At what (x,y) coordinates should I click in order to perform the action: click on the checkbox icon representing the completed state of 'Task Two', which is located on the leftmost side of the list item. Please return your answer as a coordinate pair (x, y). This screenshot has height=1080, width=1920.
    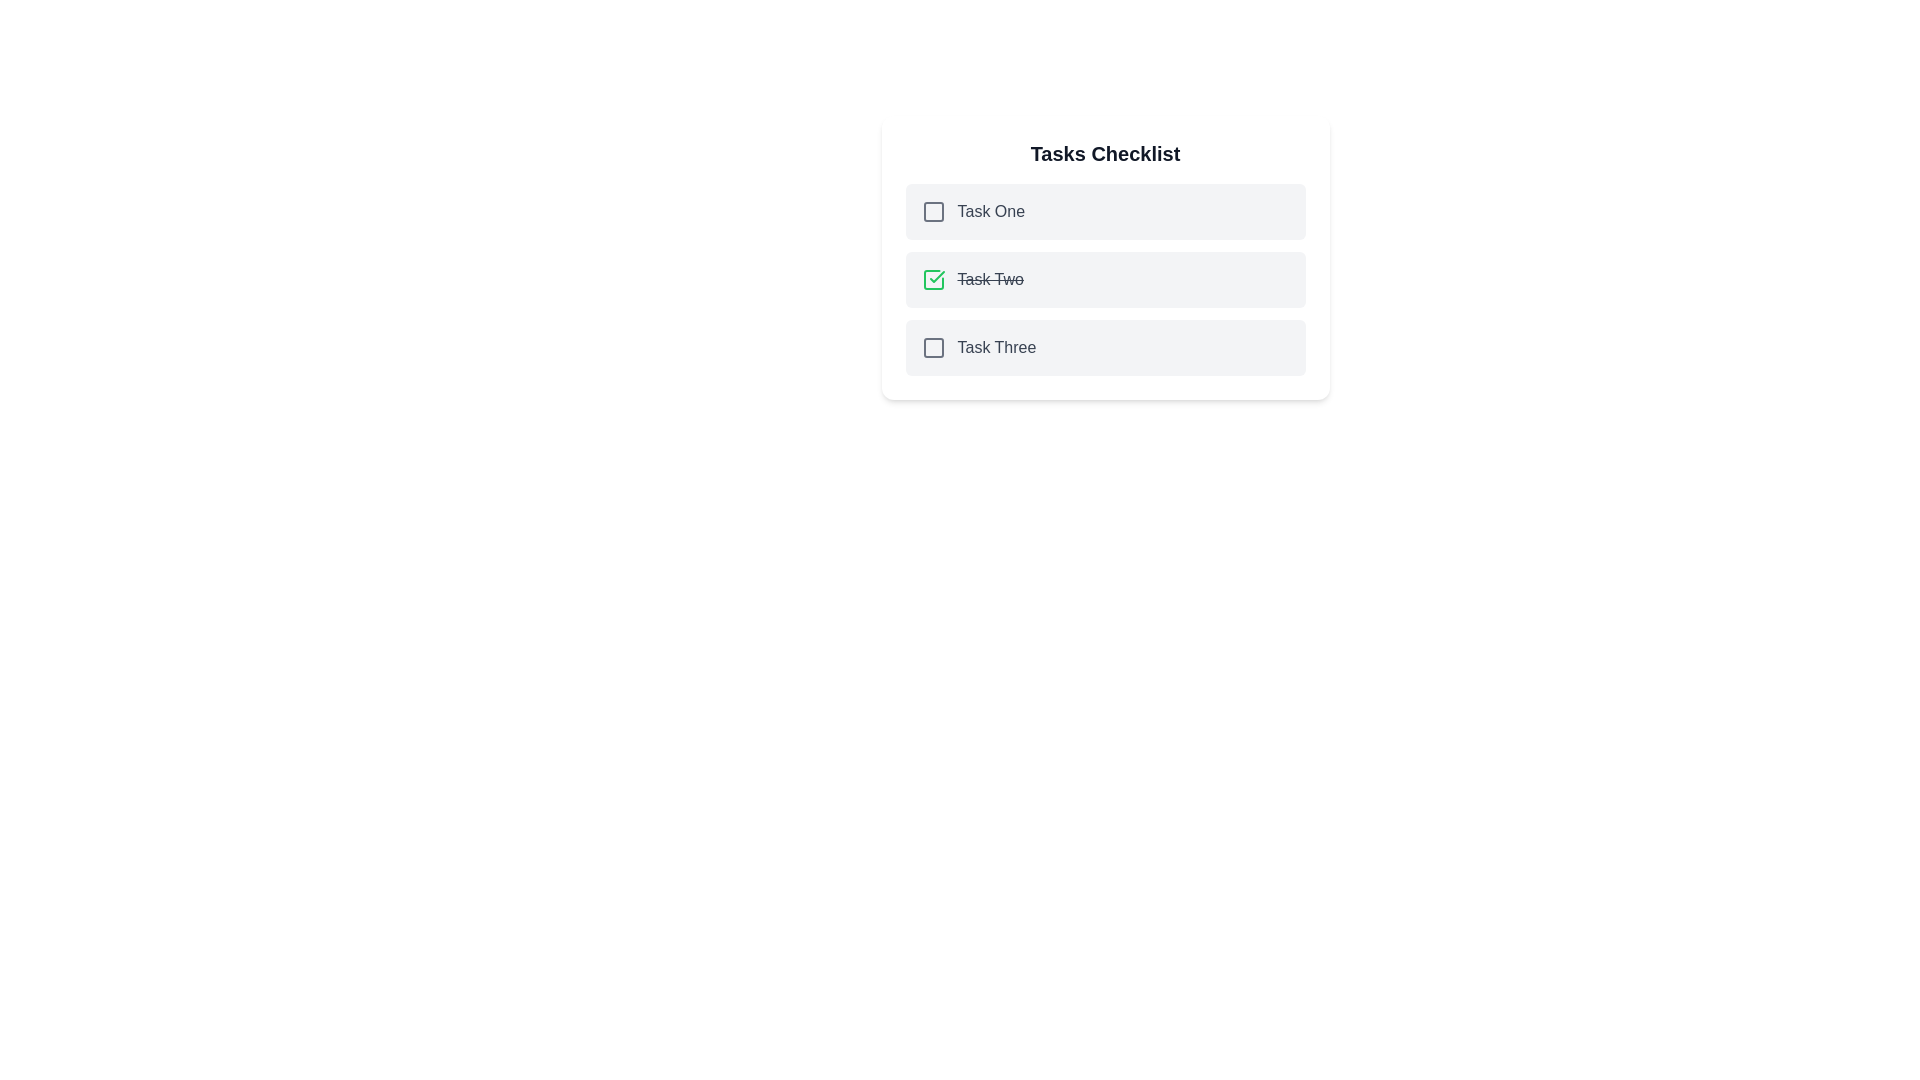
    Looking at the image, I should click on (932, 280).